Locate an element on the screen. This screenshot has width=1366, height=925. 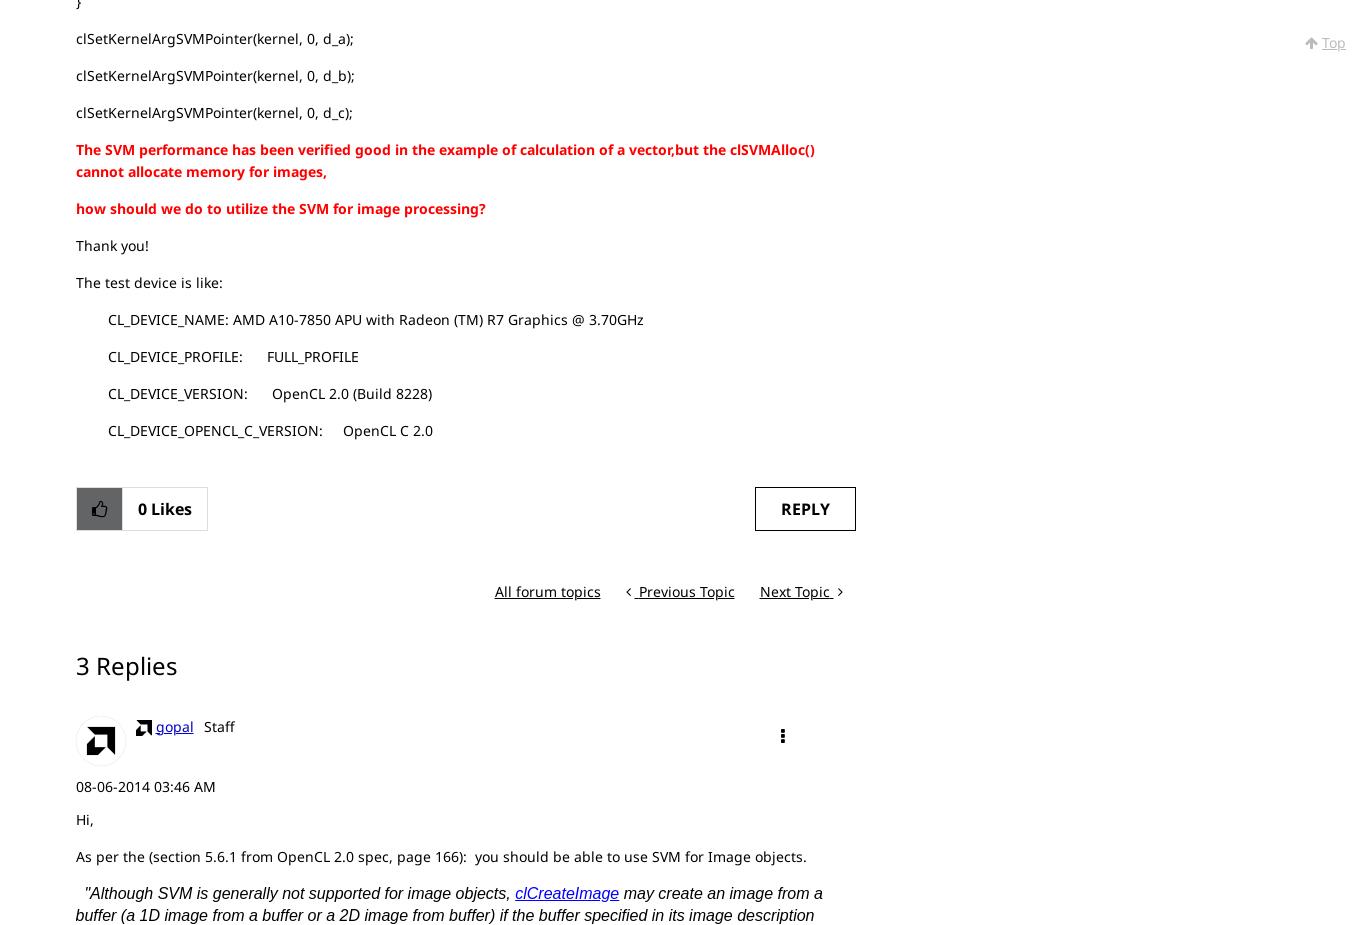
'clSetKernelArgSVMPointer(kernel, 0, d_c);' is located at coordinates (212, 110).